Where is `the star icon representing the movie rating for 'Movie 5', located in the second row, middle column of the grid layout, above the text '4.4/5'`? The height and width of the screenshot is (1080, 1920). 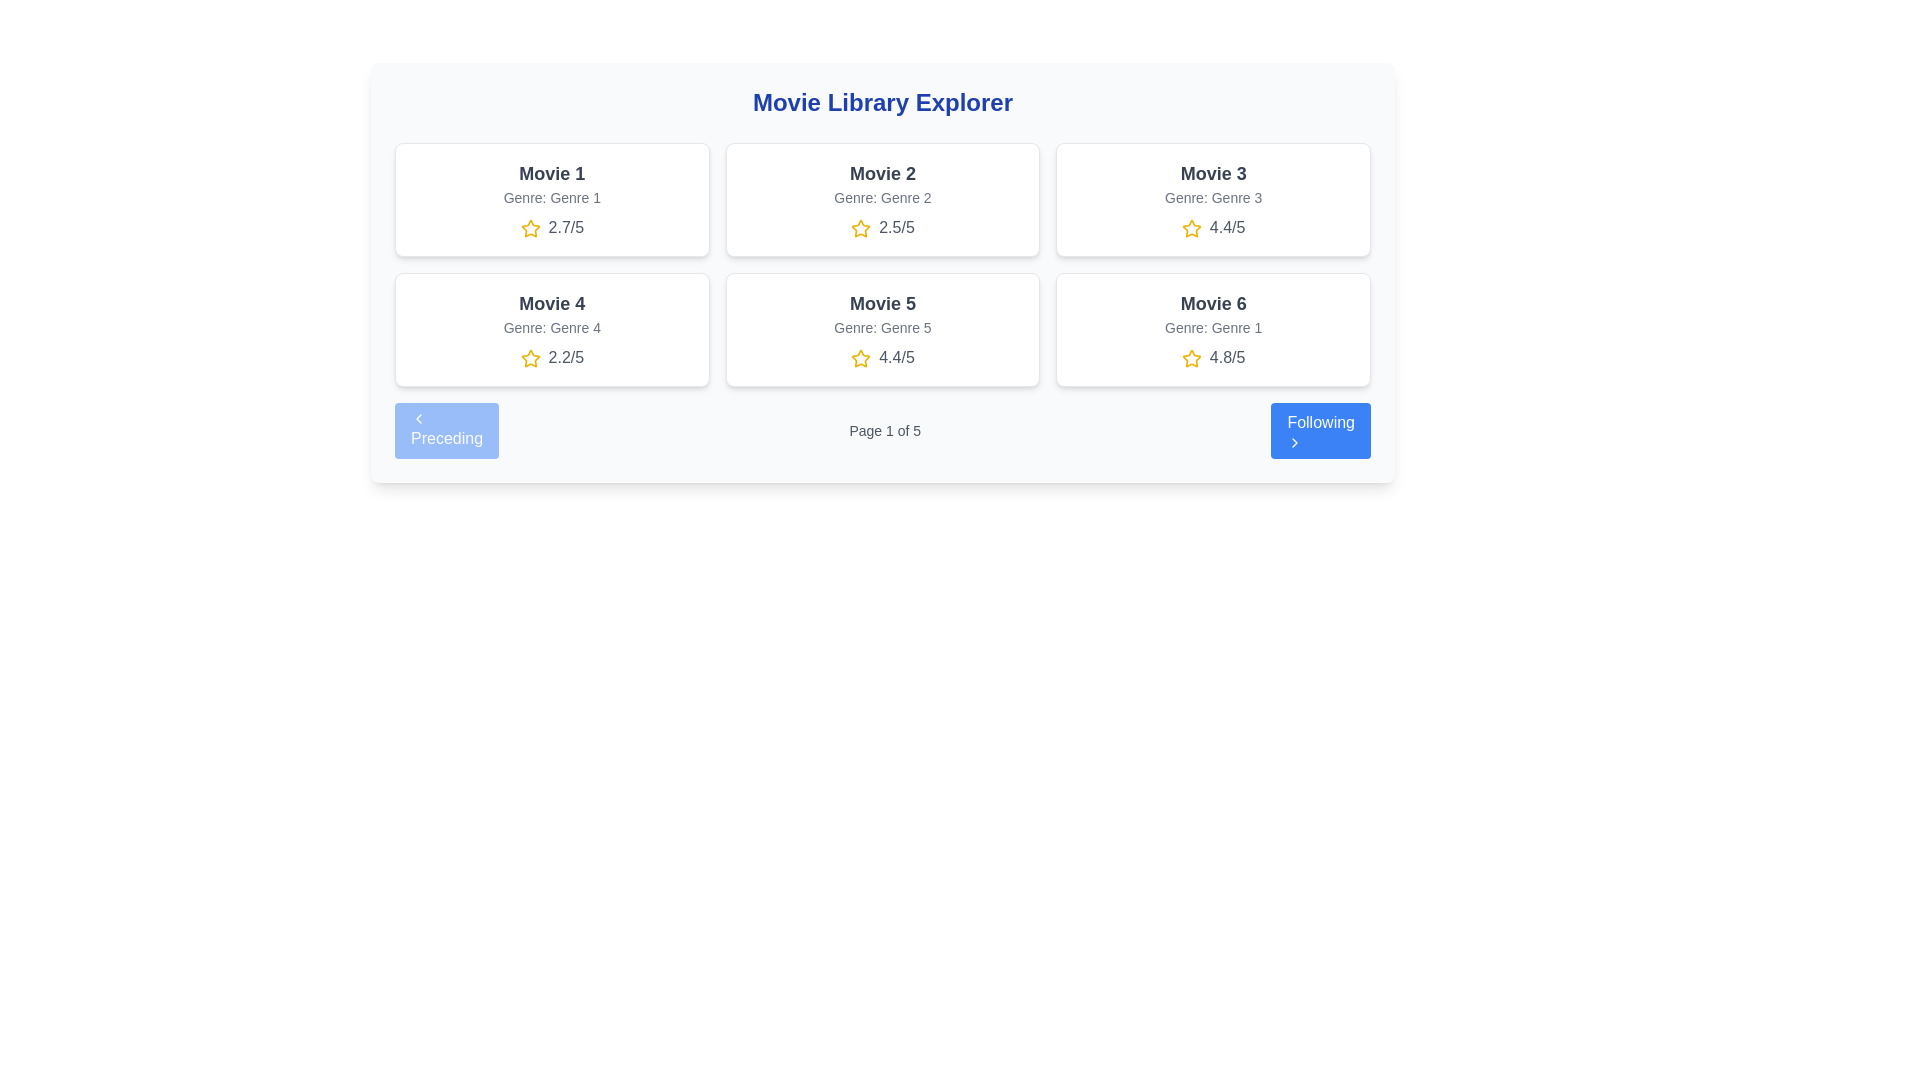 the star icon representing the movie rating for 'Movie 5', located in the second row, middle column of the grid layout, above the text '4.4/5' is located at coordinates (861, 357).